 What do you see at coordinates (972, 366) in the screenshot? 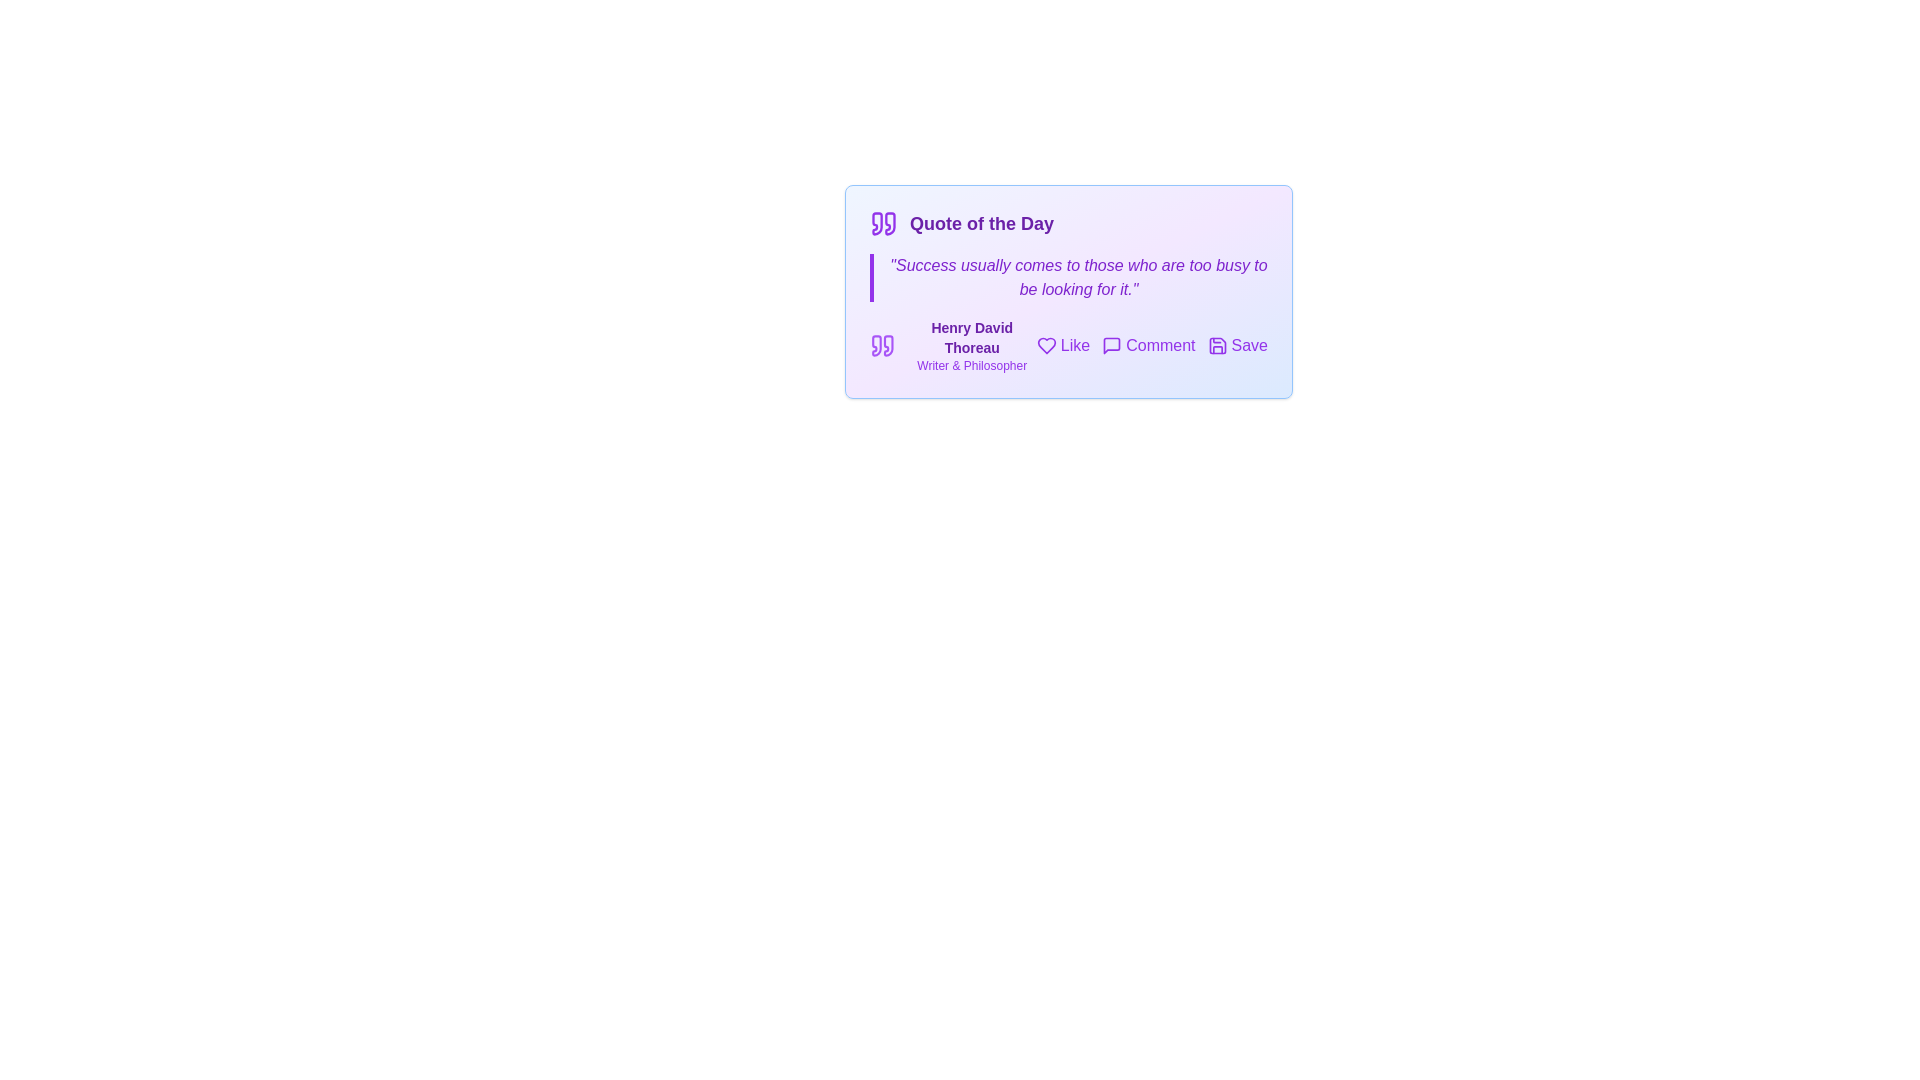
I see `text label that provides additional context for 'Henry David Thoreau', located beneath the name in a smaller font size` at bounding box center [972, 366].